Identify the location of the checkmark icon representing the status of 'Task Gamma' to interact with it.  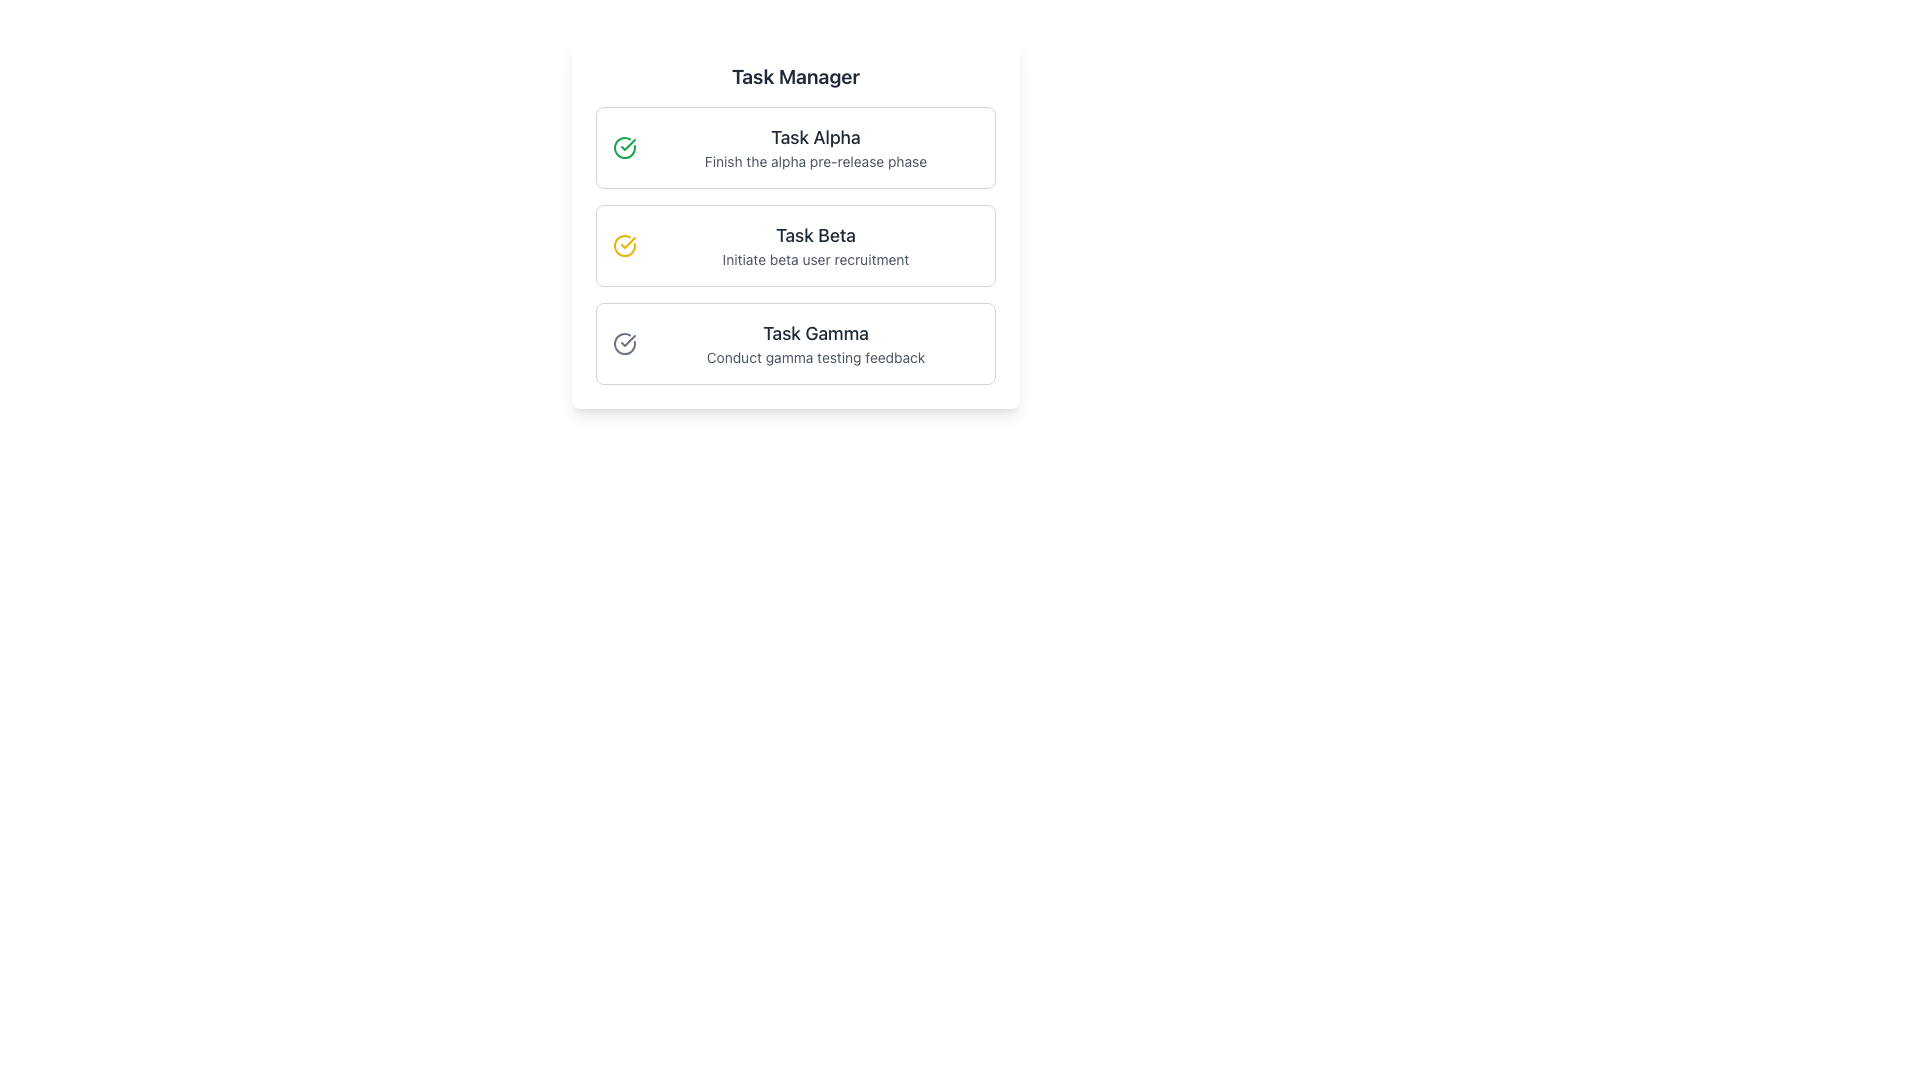
(623, 342).